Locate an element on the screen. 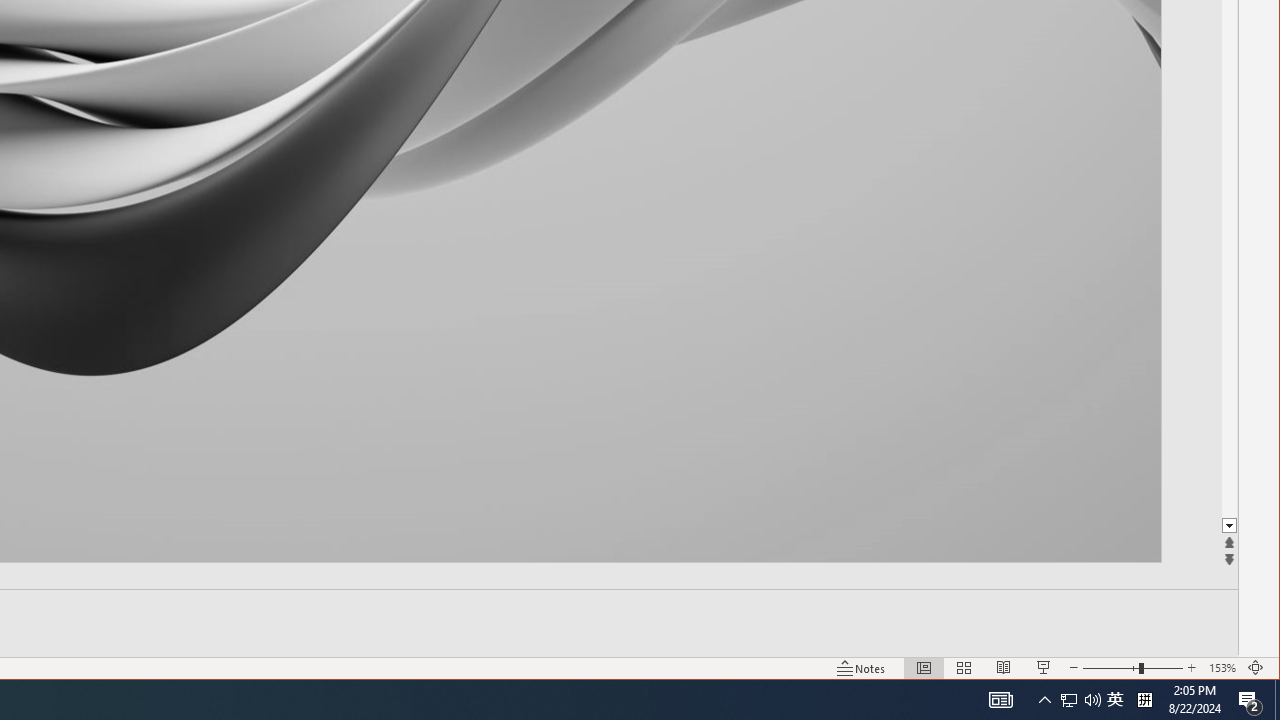 This screenshot has height=720, width=1280. 'Zoom 153%' is located at coordinates (1221, 668).